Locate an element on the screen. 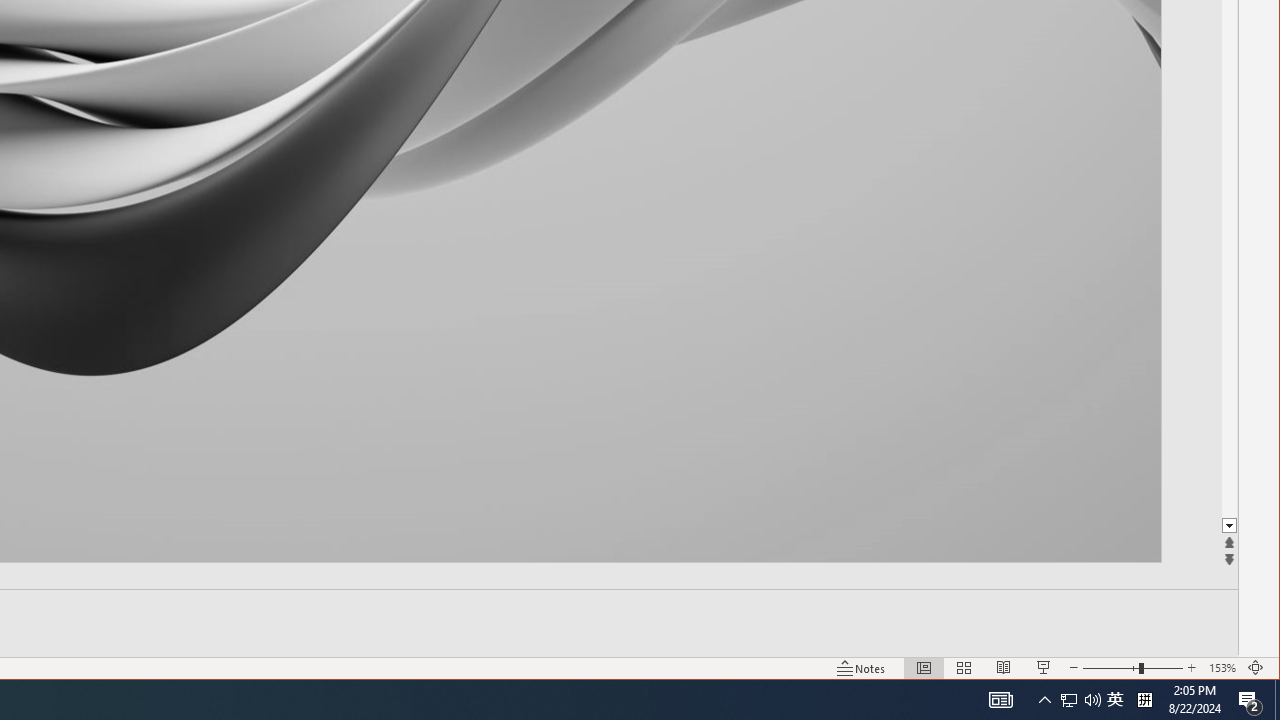 This screenshot has height=720, width=1280. 'Zoom 153%' is located at coordinates (1221, 668).